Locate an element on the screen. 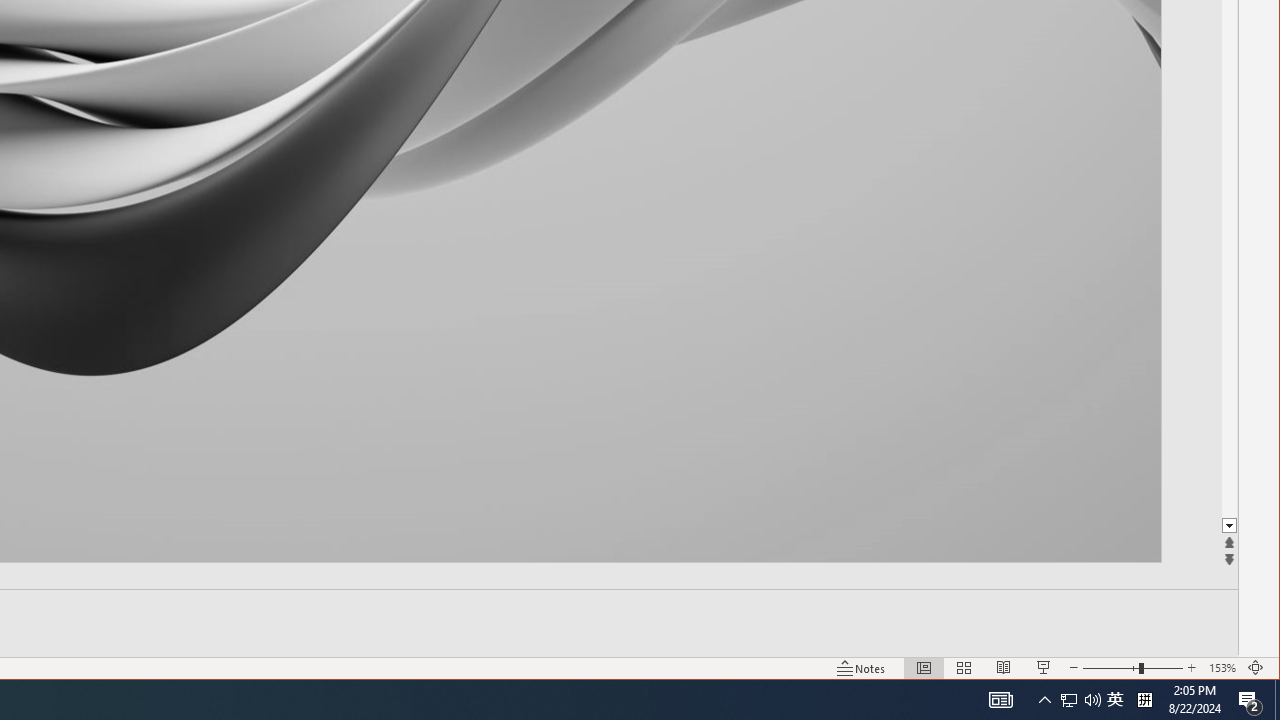 This screenshot has height=720, width=1280. 'Zoom 153%' is located at coordinates (1221, 668).